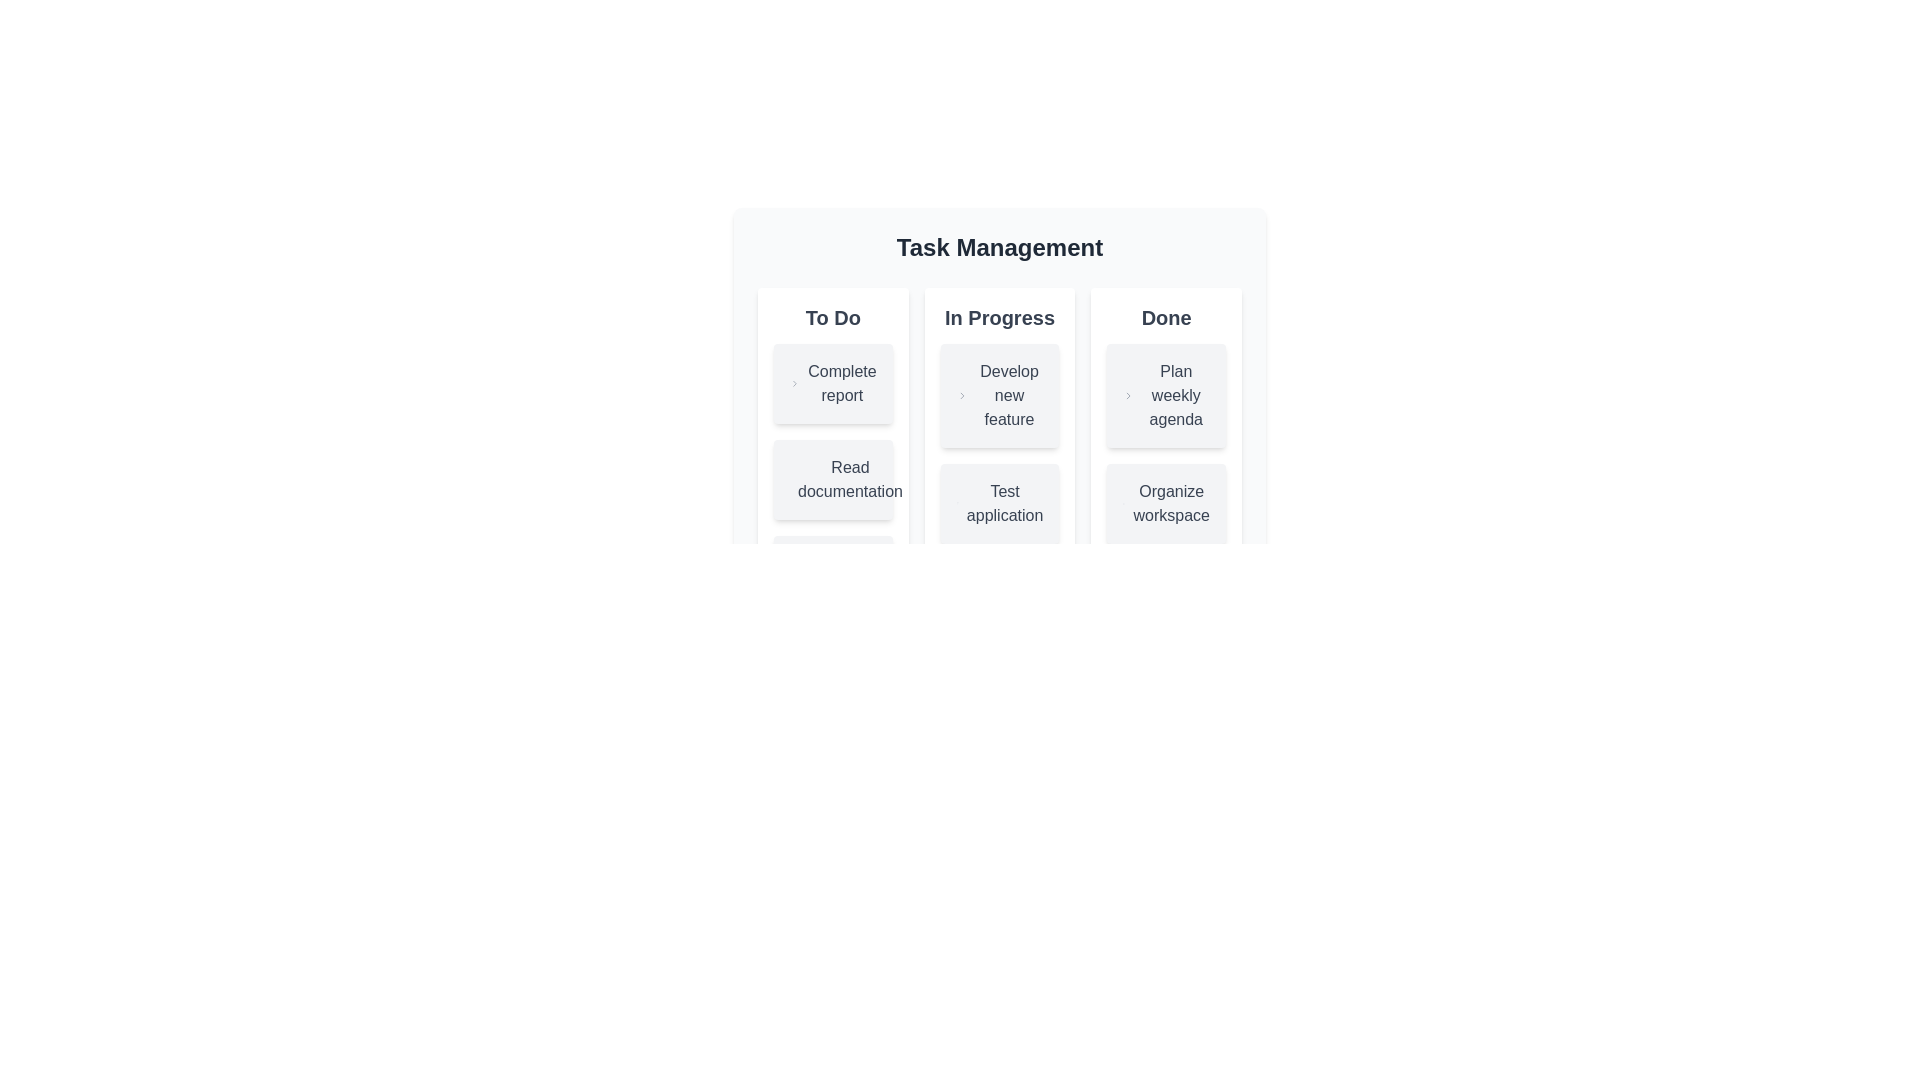 The image size is (1920, 1080). I want to click on the task card located as the second item in the 'Done' column, so click(1166, 396).